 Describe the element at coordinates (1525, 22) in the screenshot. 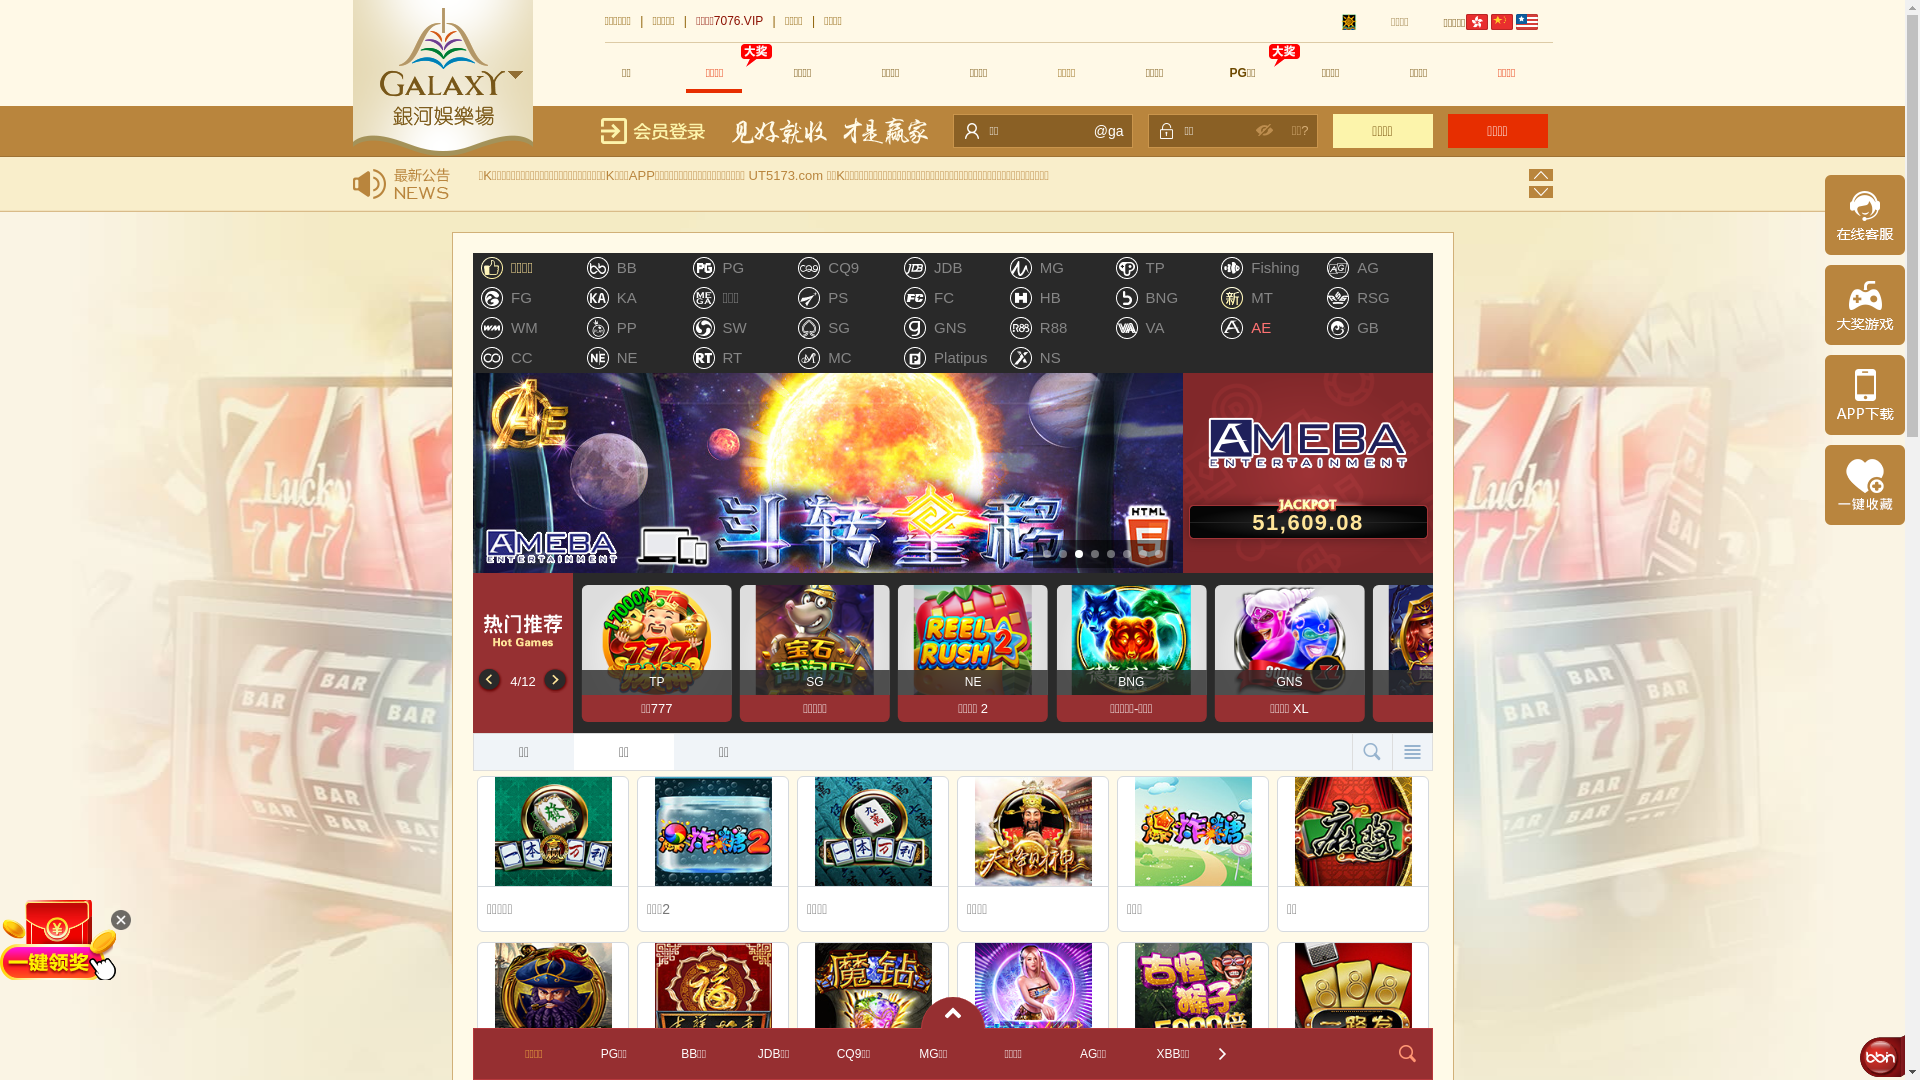

I see `'English'` at that location.